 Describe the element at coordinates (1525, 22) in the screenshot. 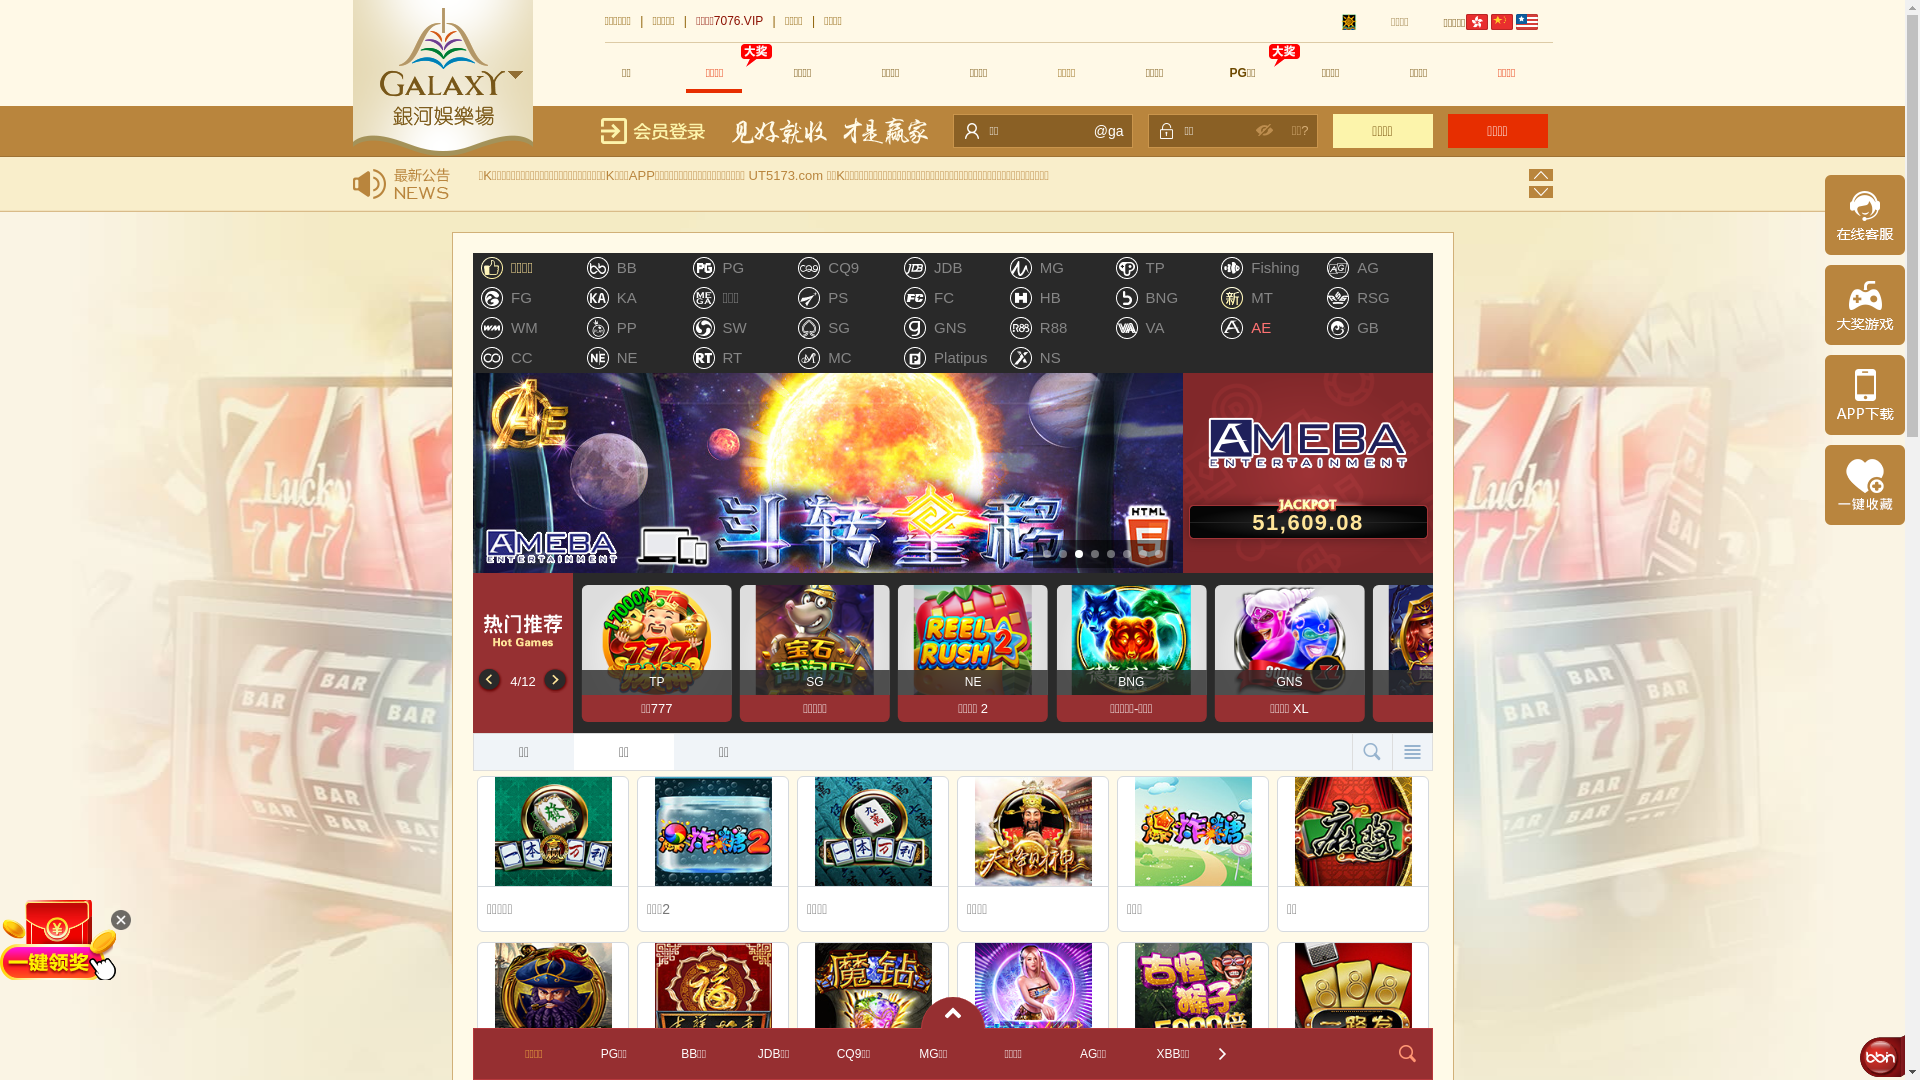

I see `'English'` at that location.